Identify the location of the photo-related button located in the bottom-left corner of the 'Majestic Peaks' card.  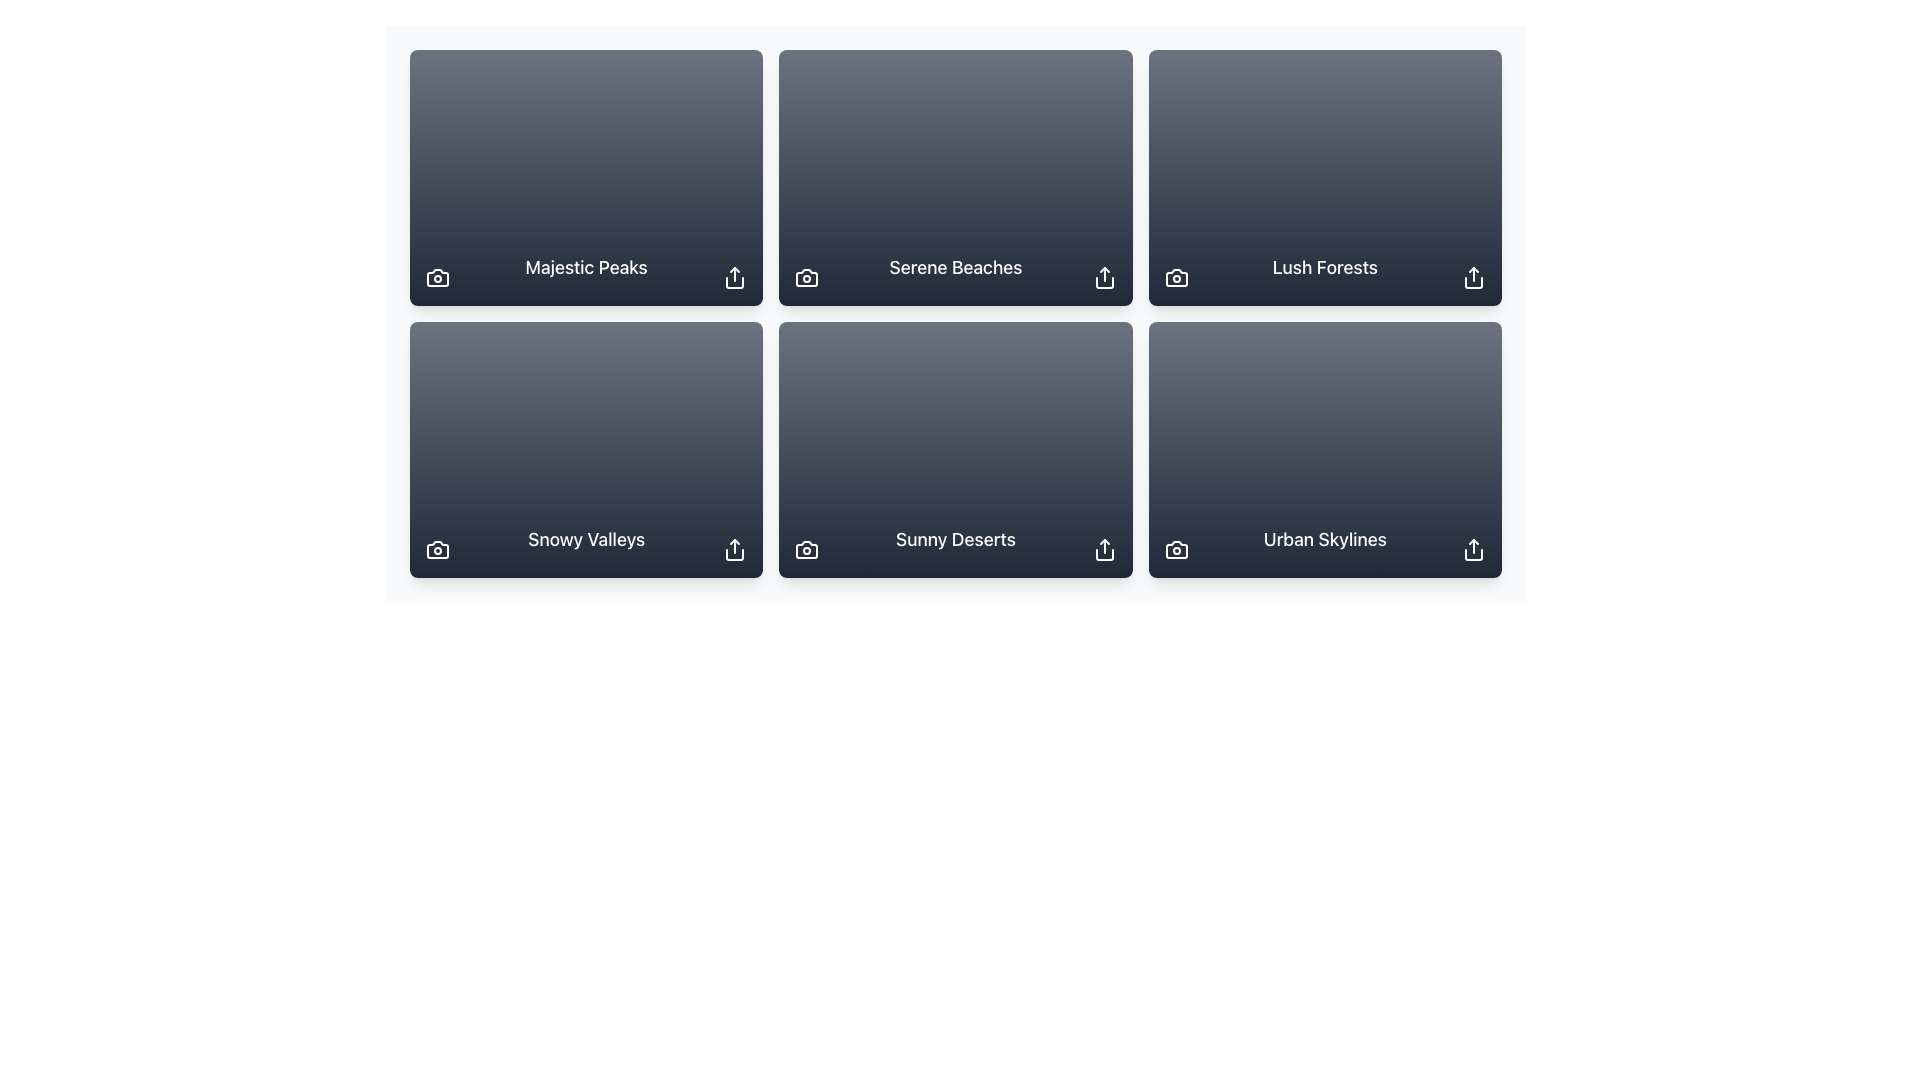
(436, 277).